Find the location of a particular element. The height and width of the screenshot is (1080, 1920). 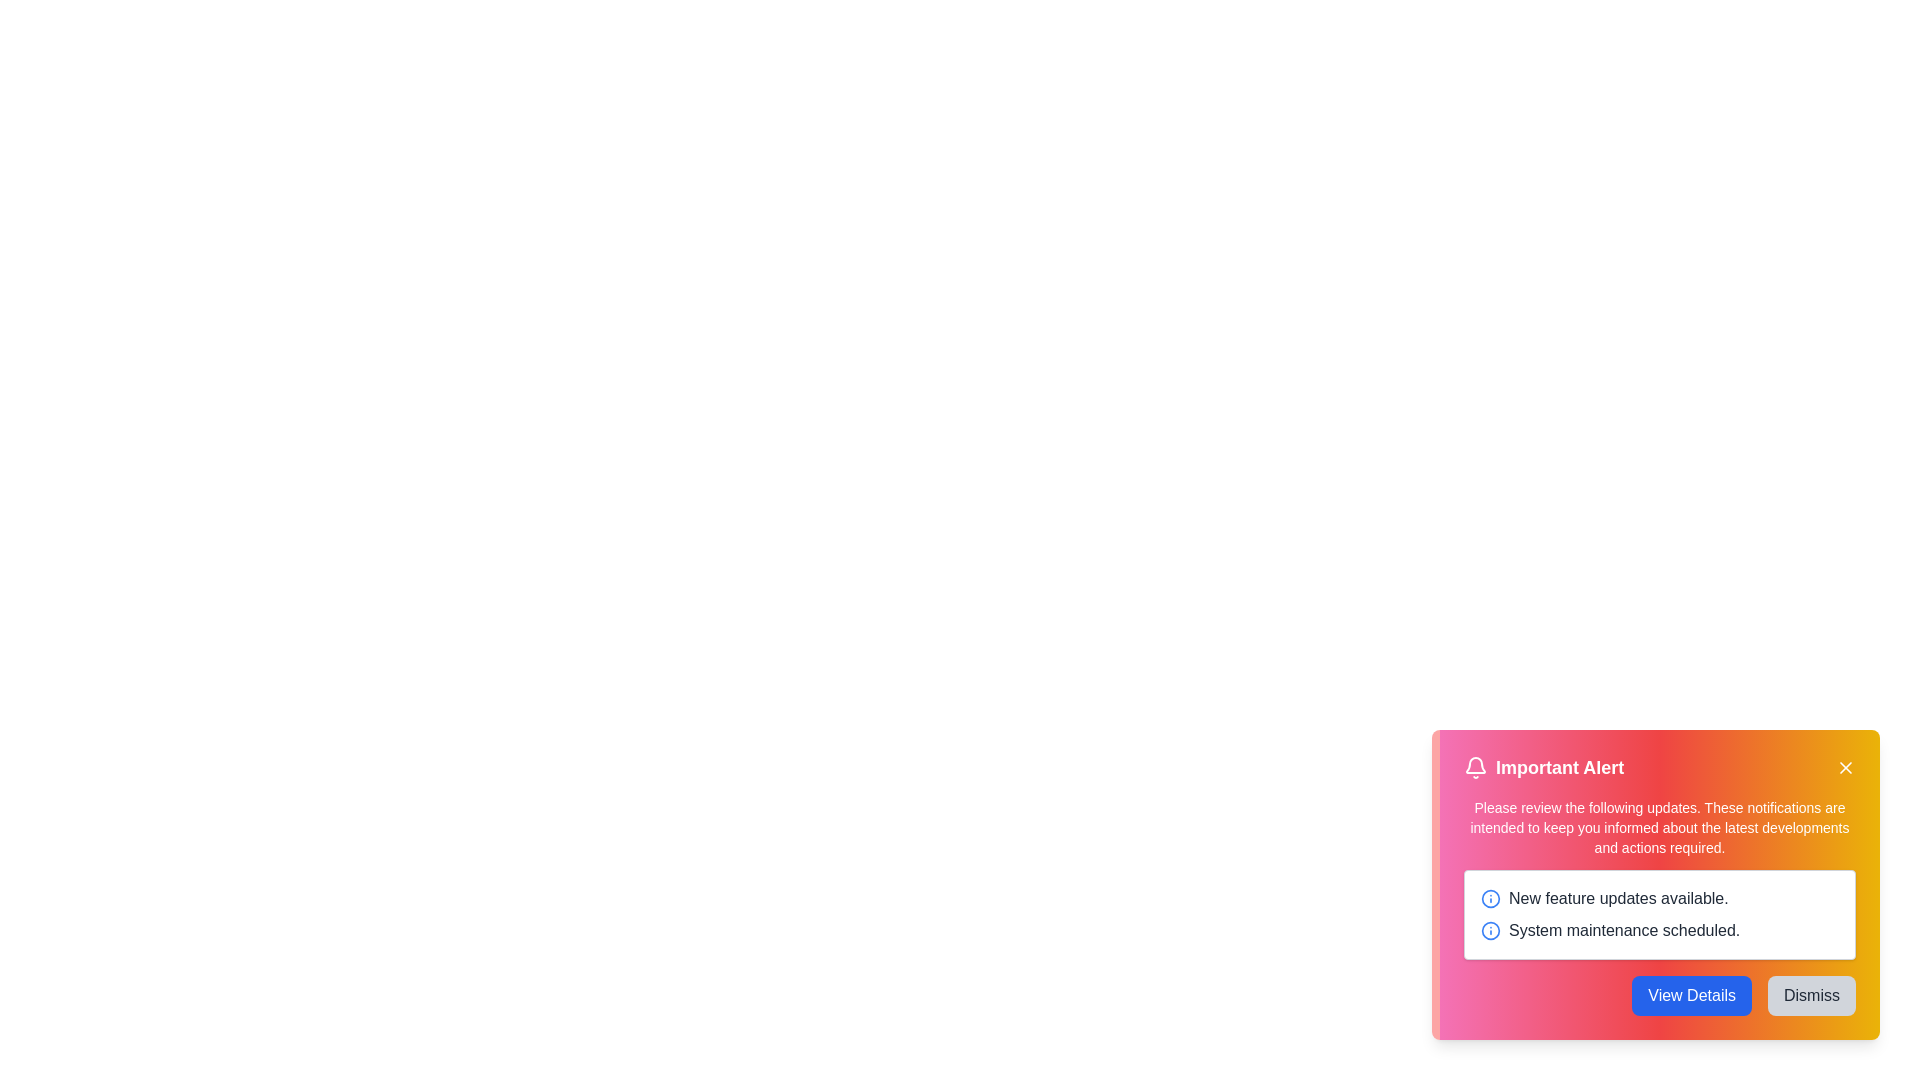

the close button located at the top-right of the alert box is located at coordinates (1845, 766).